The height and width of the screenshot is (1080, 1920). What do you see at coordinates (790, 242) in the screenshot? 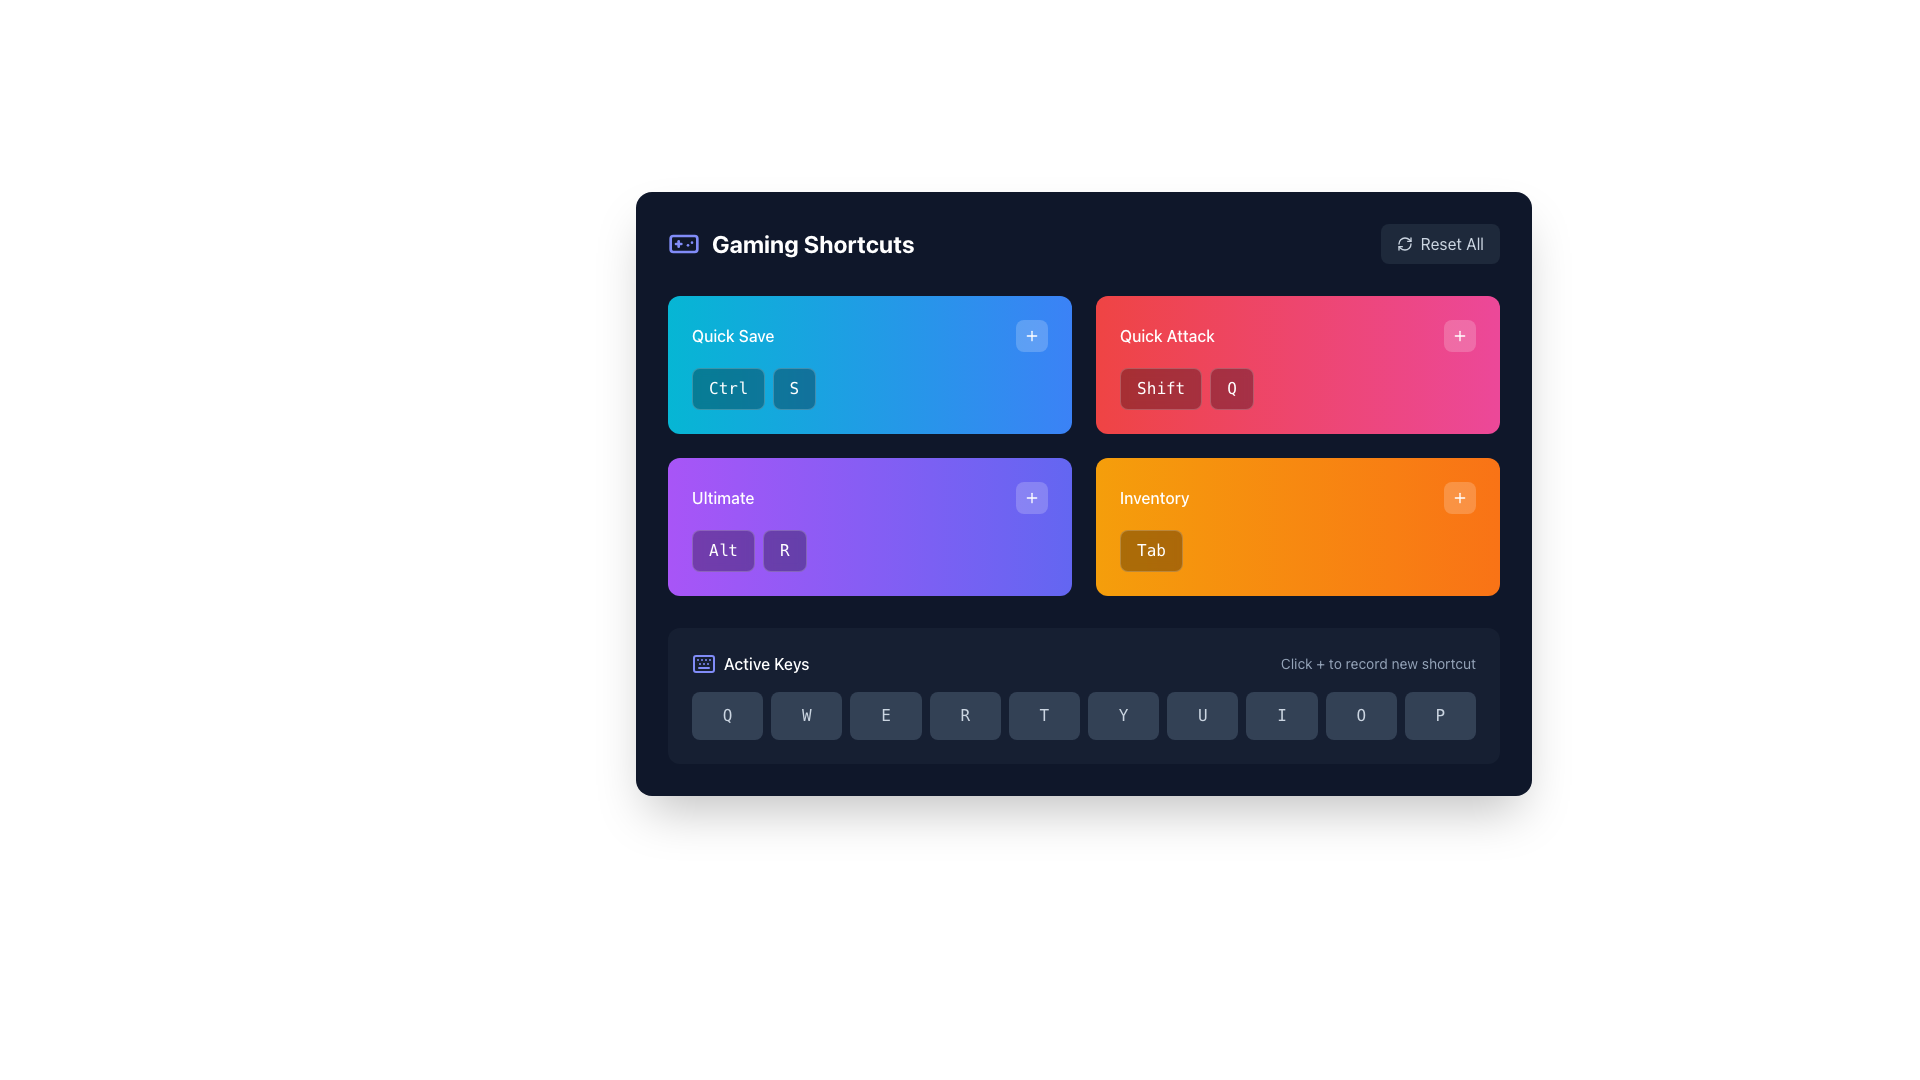
I see `the gaming shortcuts heading label located in the upper-left section of the interface, under the header bar` at bounding box center [790, 242].